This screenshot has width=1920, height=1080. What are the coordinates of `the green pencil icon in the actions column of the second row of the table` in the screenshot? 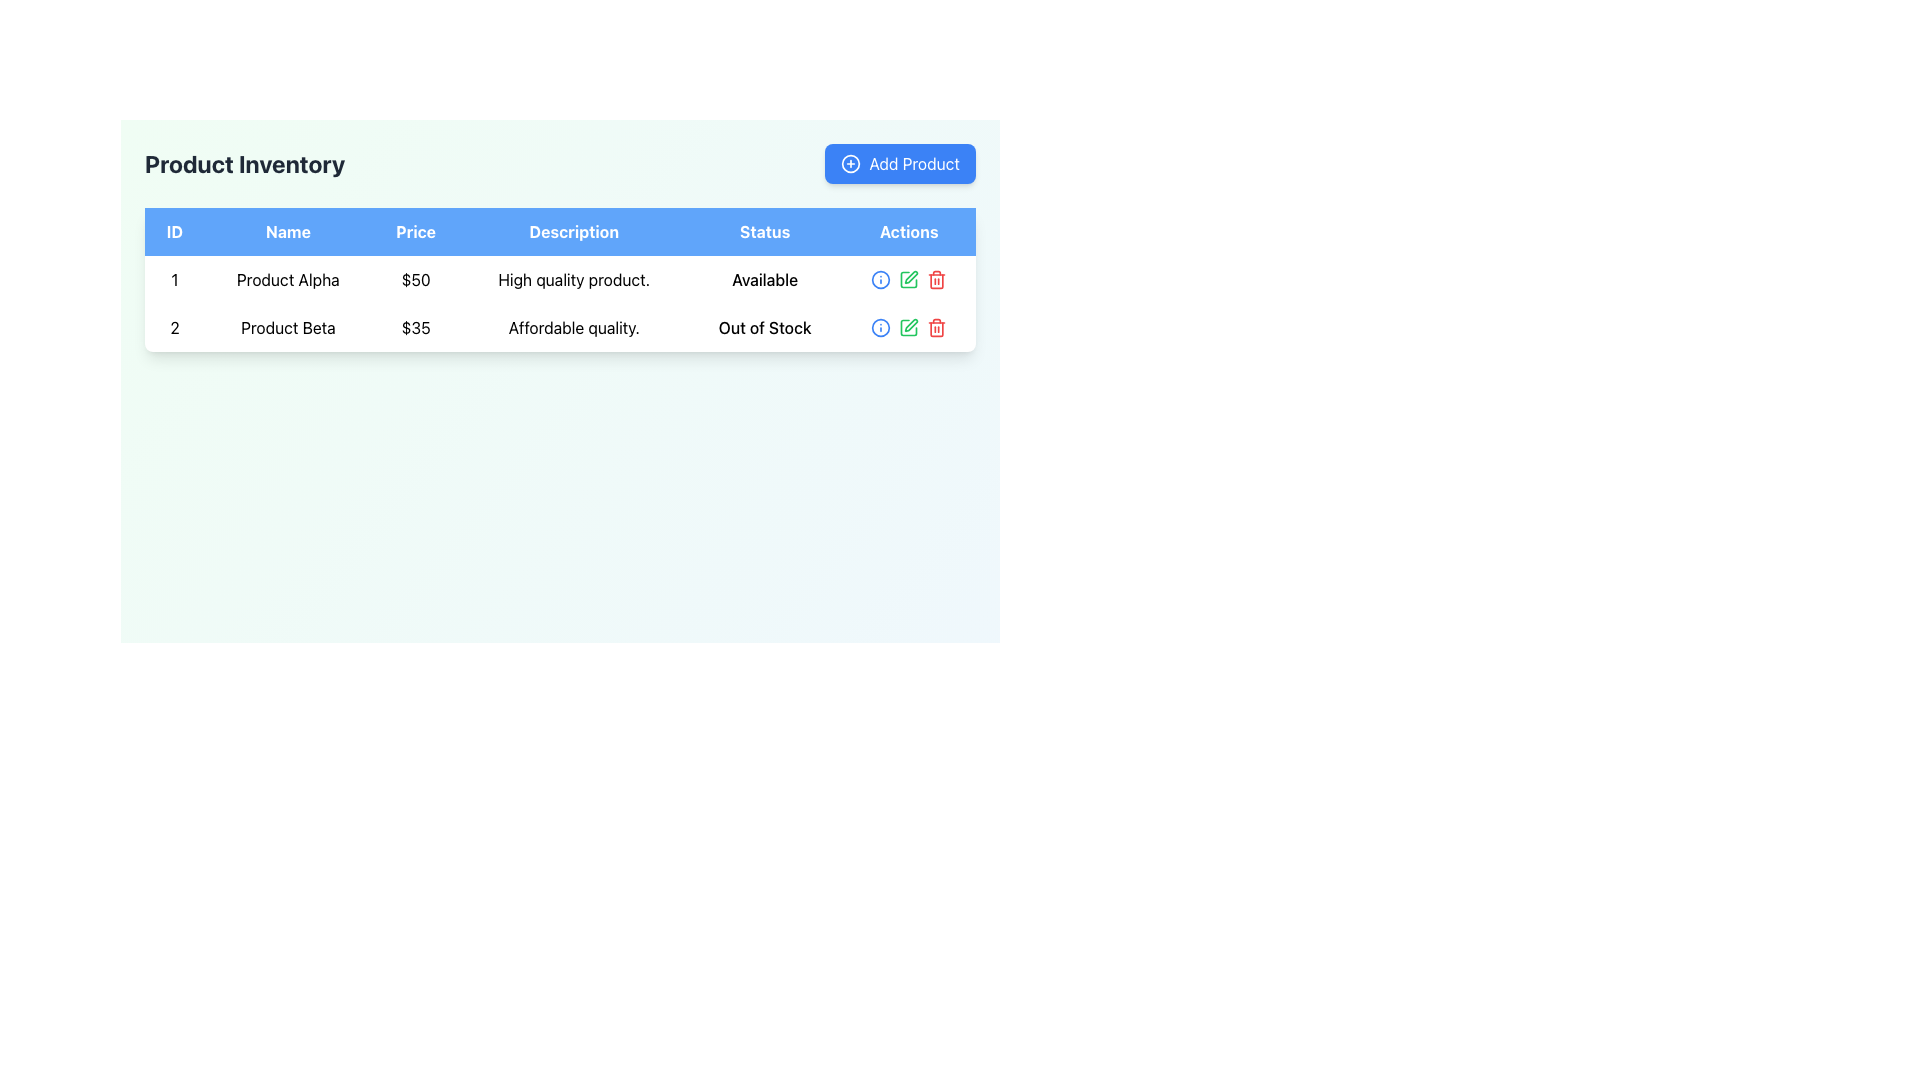 It's located at (908, 326).